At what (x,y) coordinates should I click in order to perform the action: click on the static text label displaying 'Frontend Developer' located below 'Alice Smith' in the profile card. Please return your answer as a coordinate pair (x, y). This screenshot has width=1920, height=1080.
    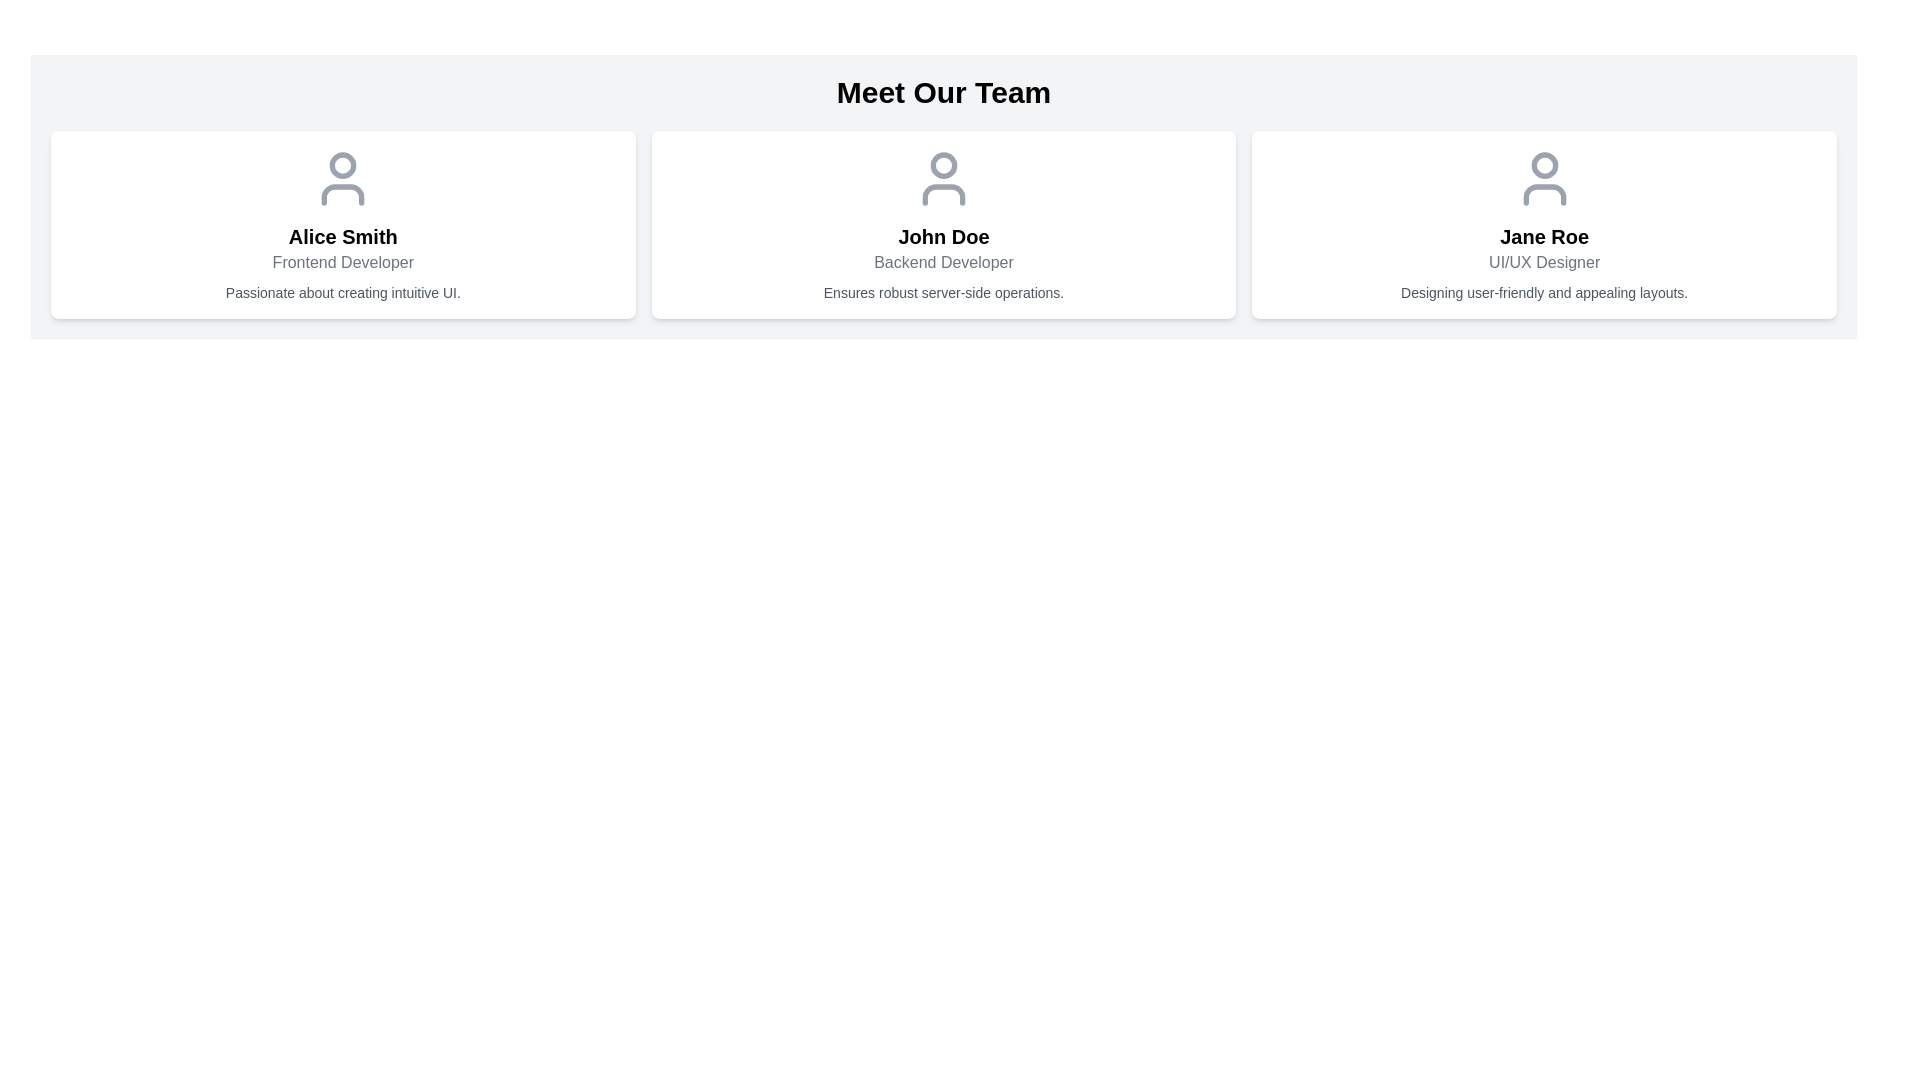
    Looking at the image, I should click on (343, 261).